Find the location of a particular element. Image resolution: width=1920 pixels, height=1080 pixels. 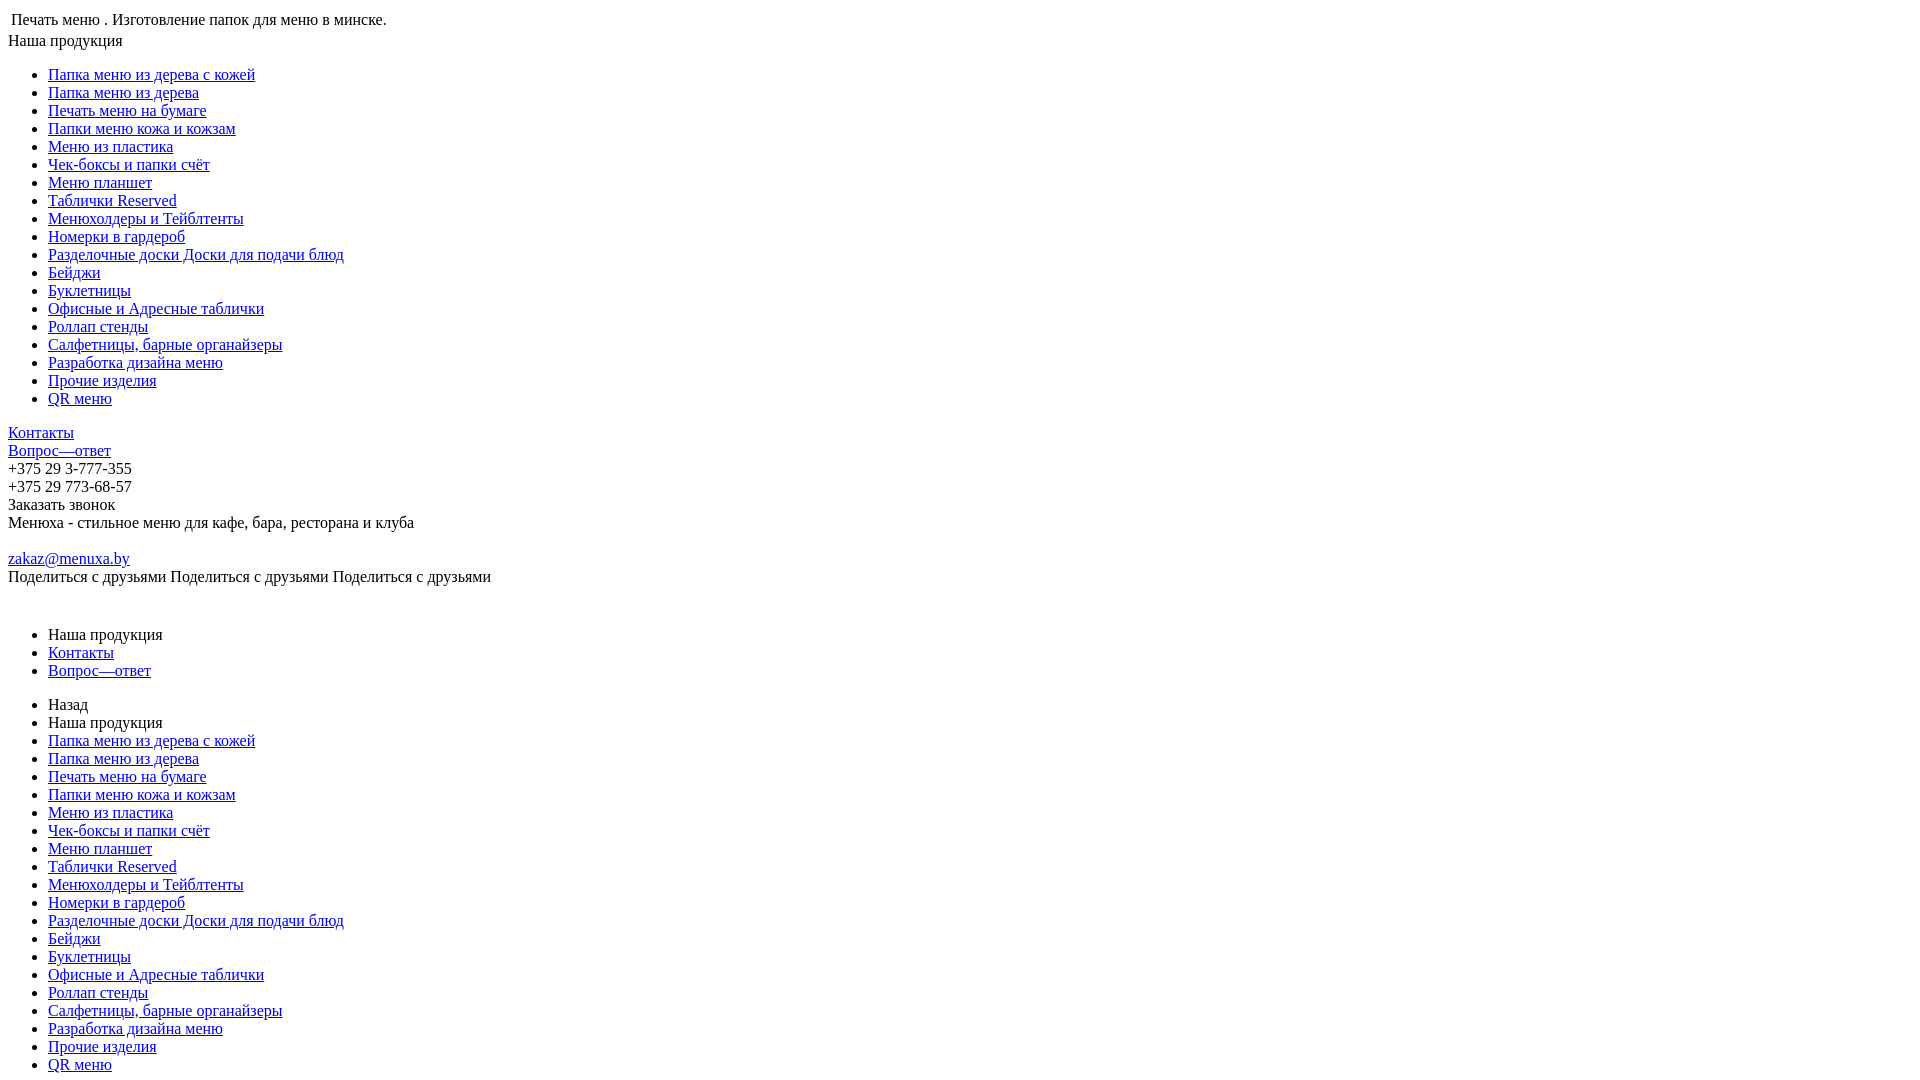

'zakaz@menuxa.by' is located at coordinates (68, 558).